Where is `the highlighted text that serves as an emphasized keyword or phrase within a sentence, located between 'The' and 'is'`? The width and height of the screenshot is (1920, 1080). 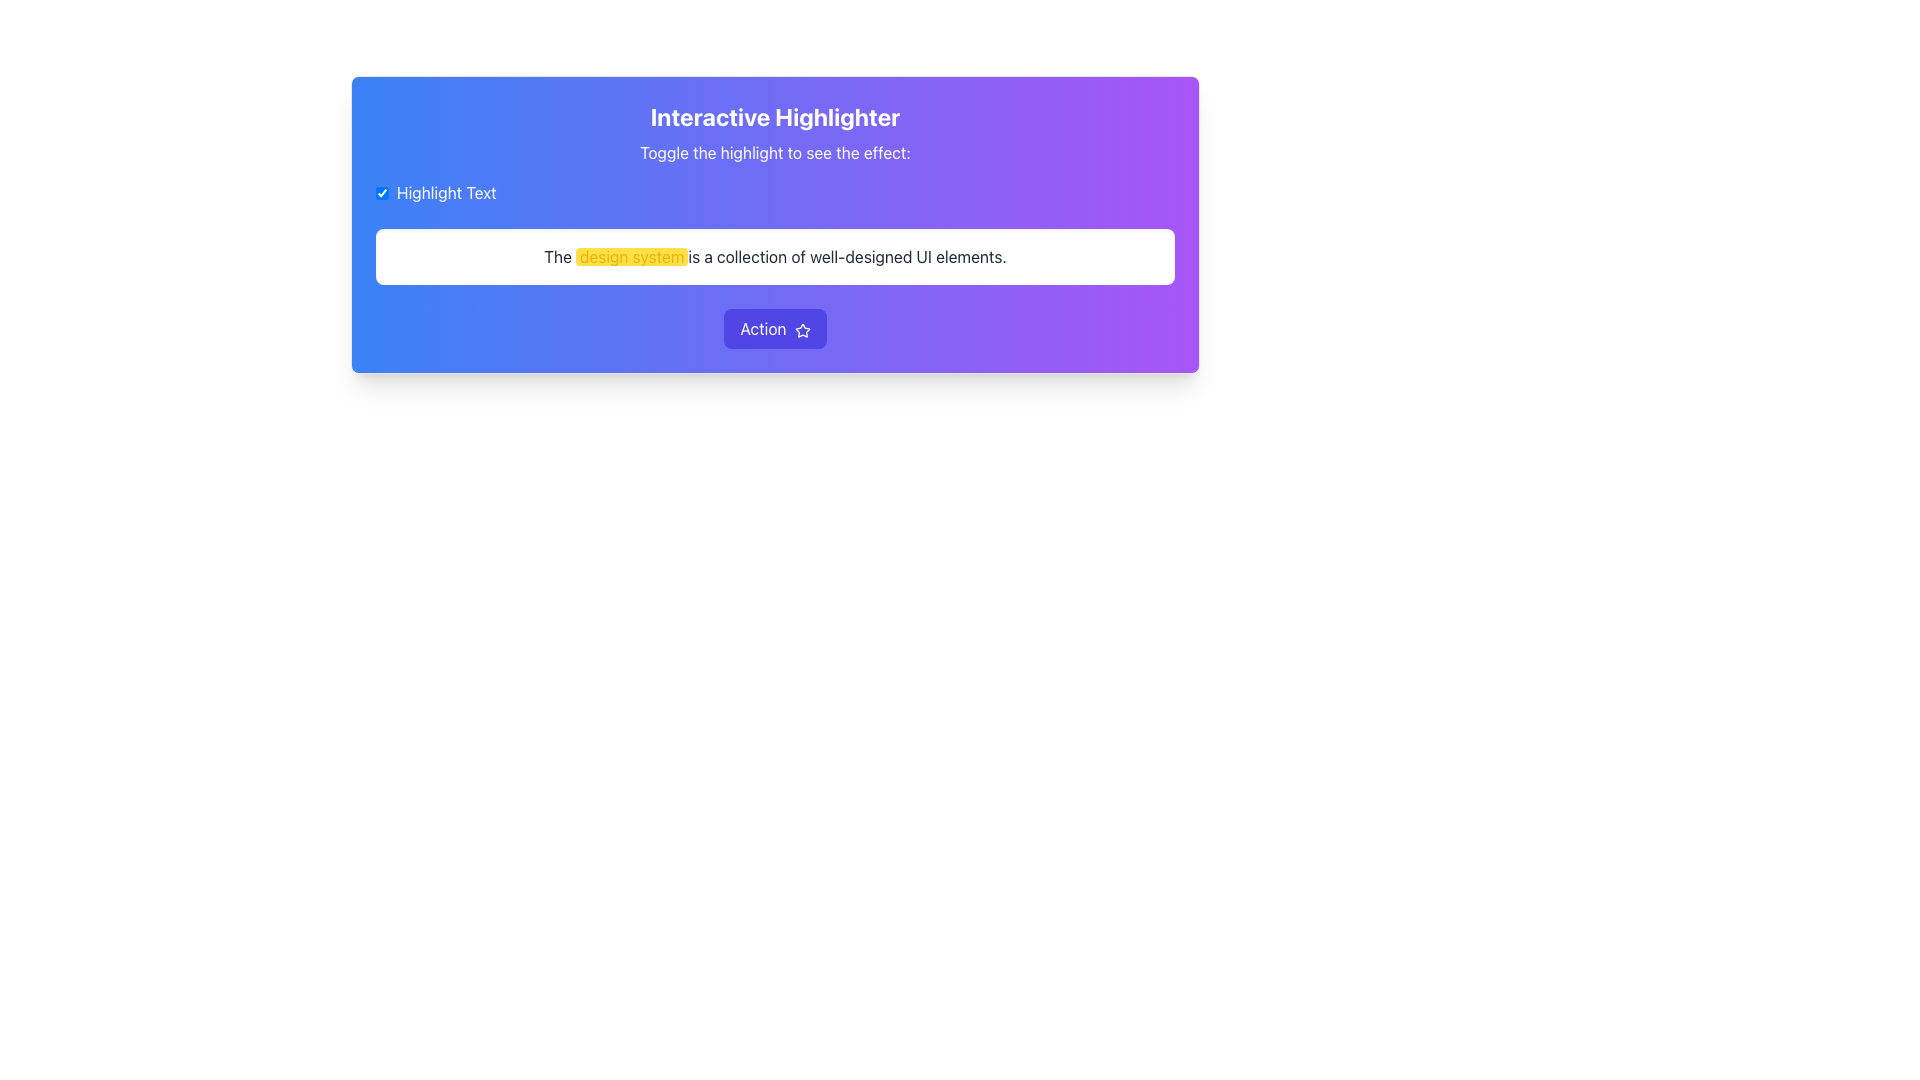
the highlighted text that serves as an emphasized keyword or phrase within a sentence, located between 'The' and 'is' is located at coordinates (631, 256).